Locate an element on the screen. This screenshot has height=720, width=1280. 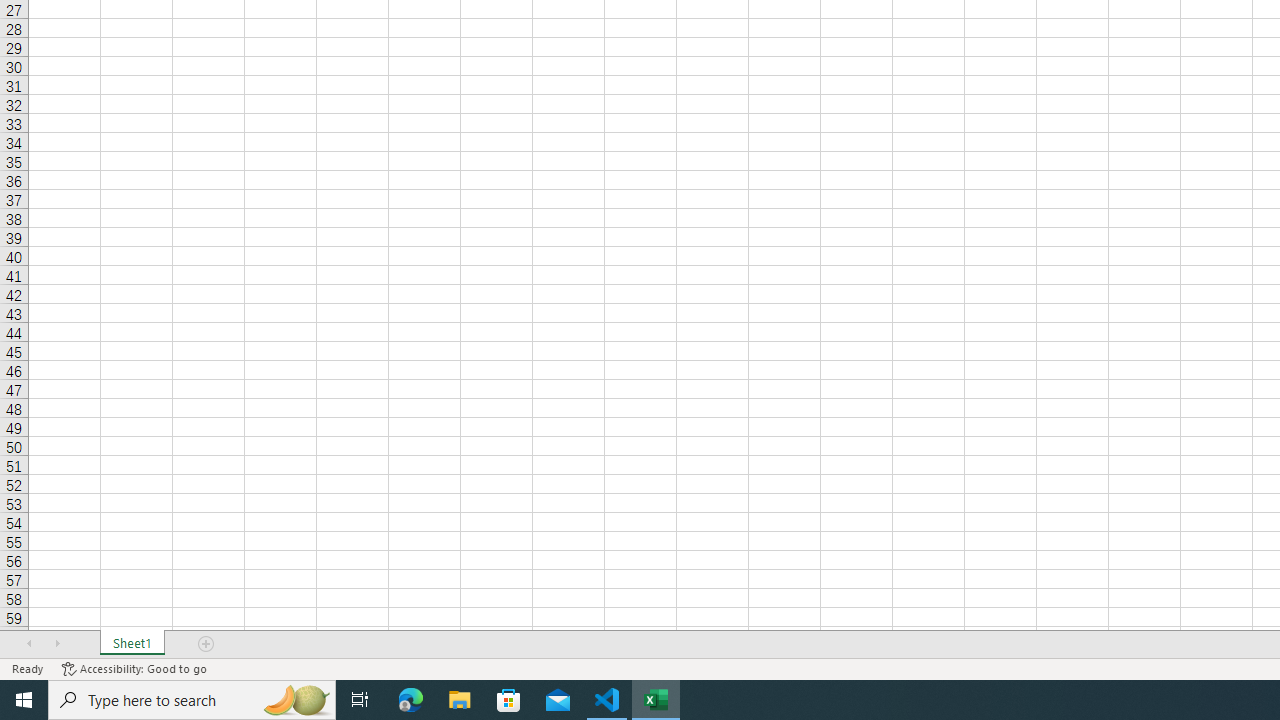
'Scroll Left' is located at coordinates (29, 644).